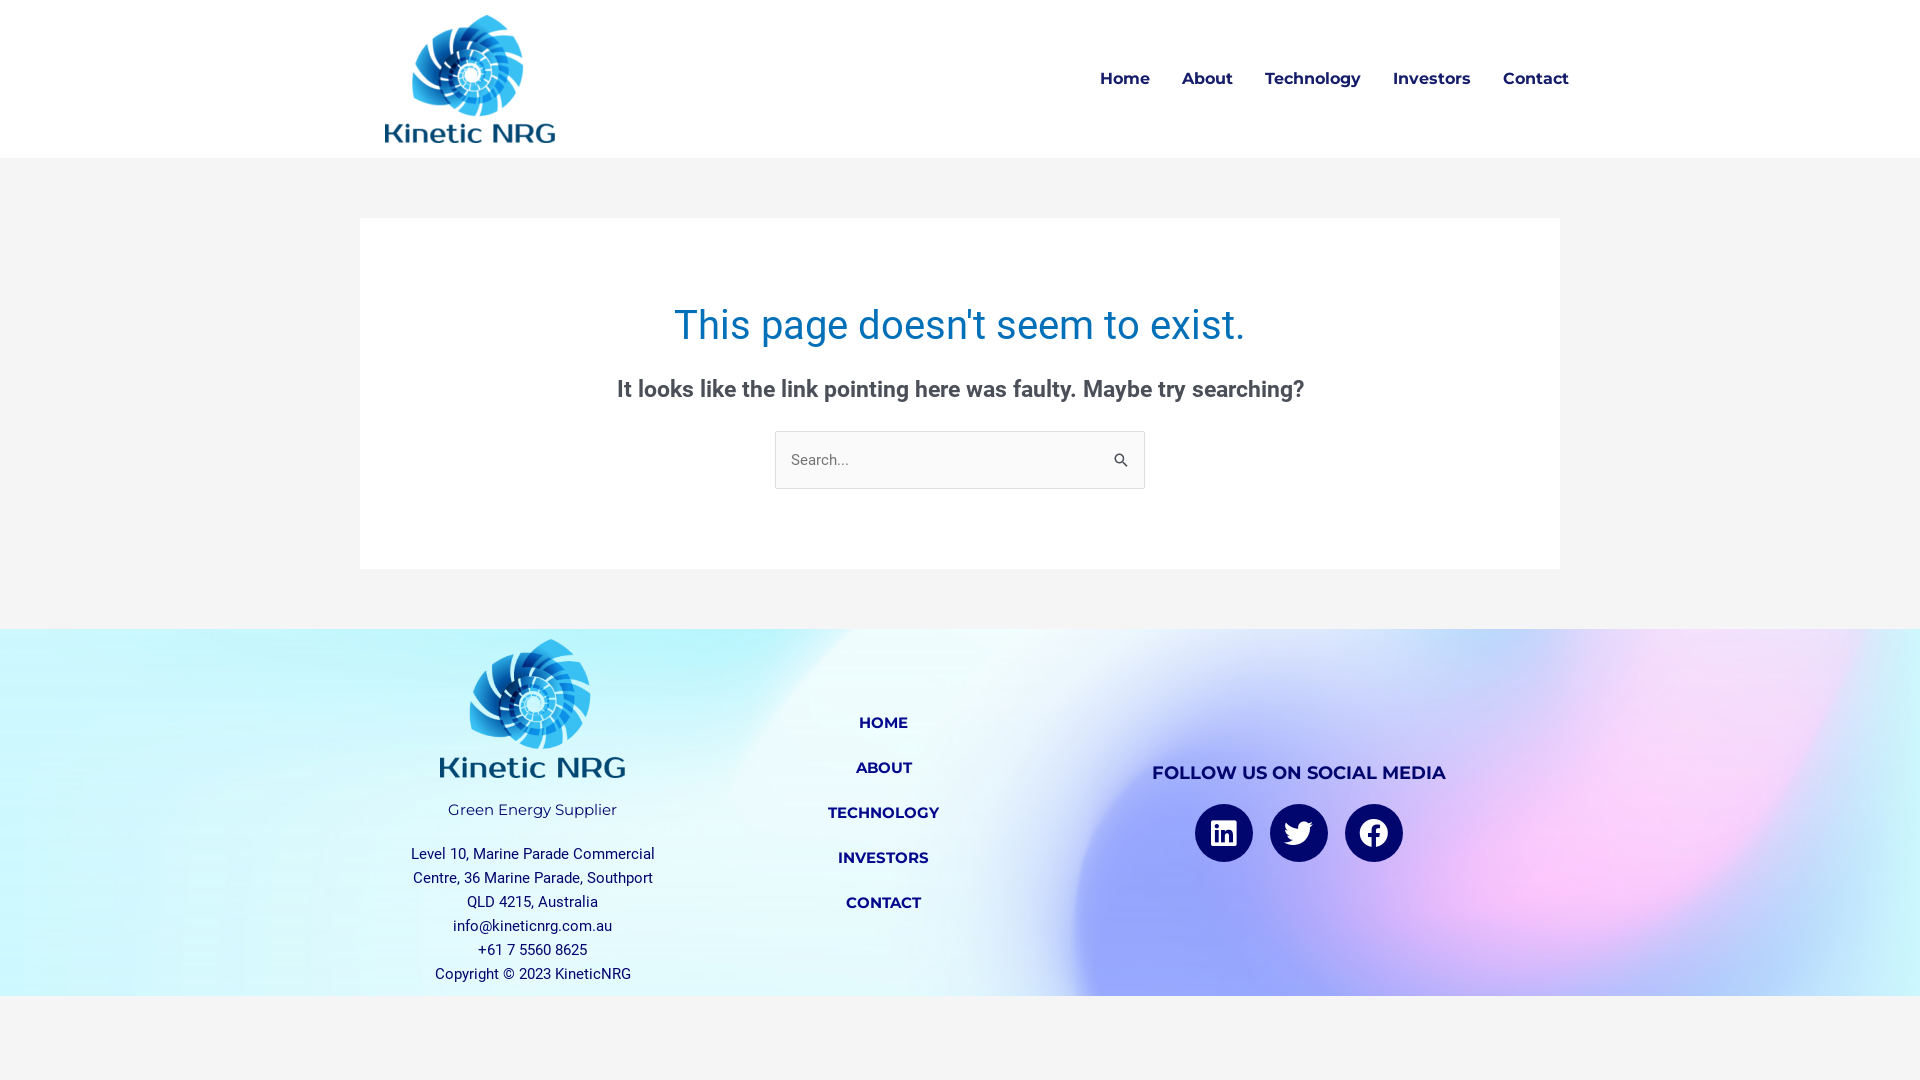 This screenshot has width=1920, height=1080. Describe the element at coordinates (882, 856) in the screenshot. I see `'INVESTORS'` at that location.